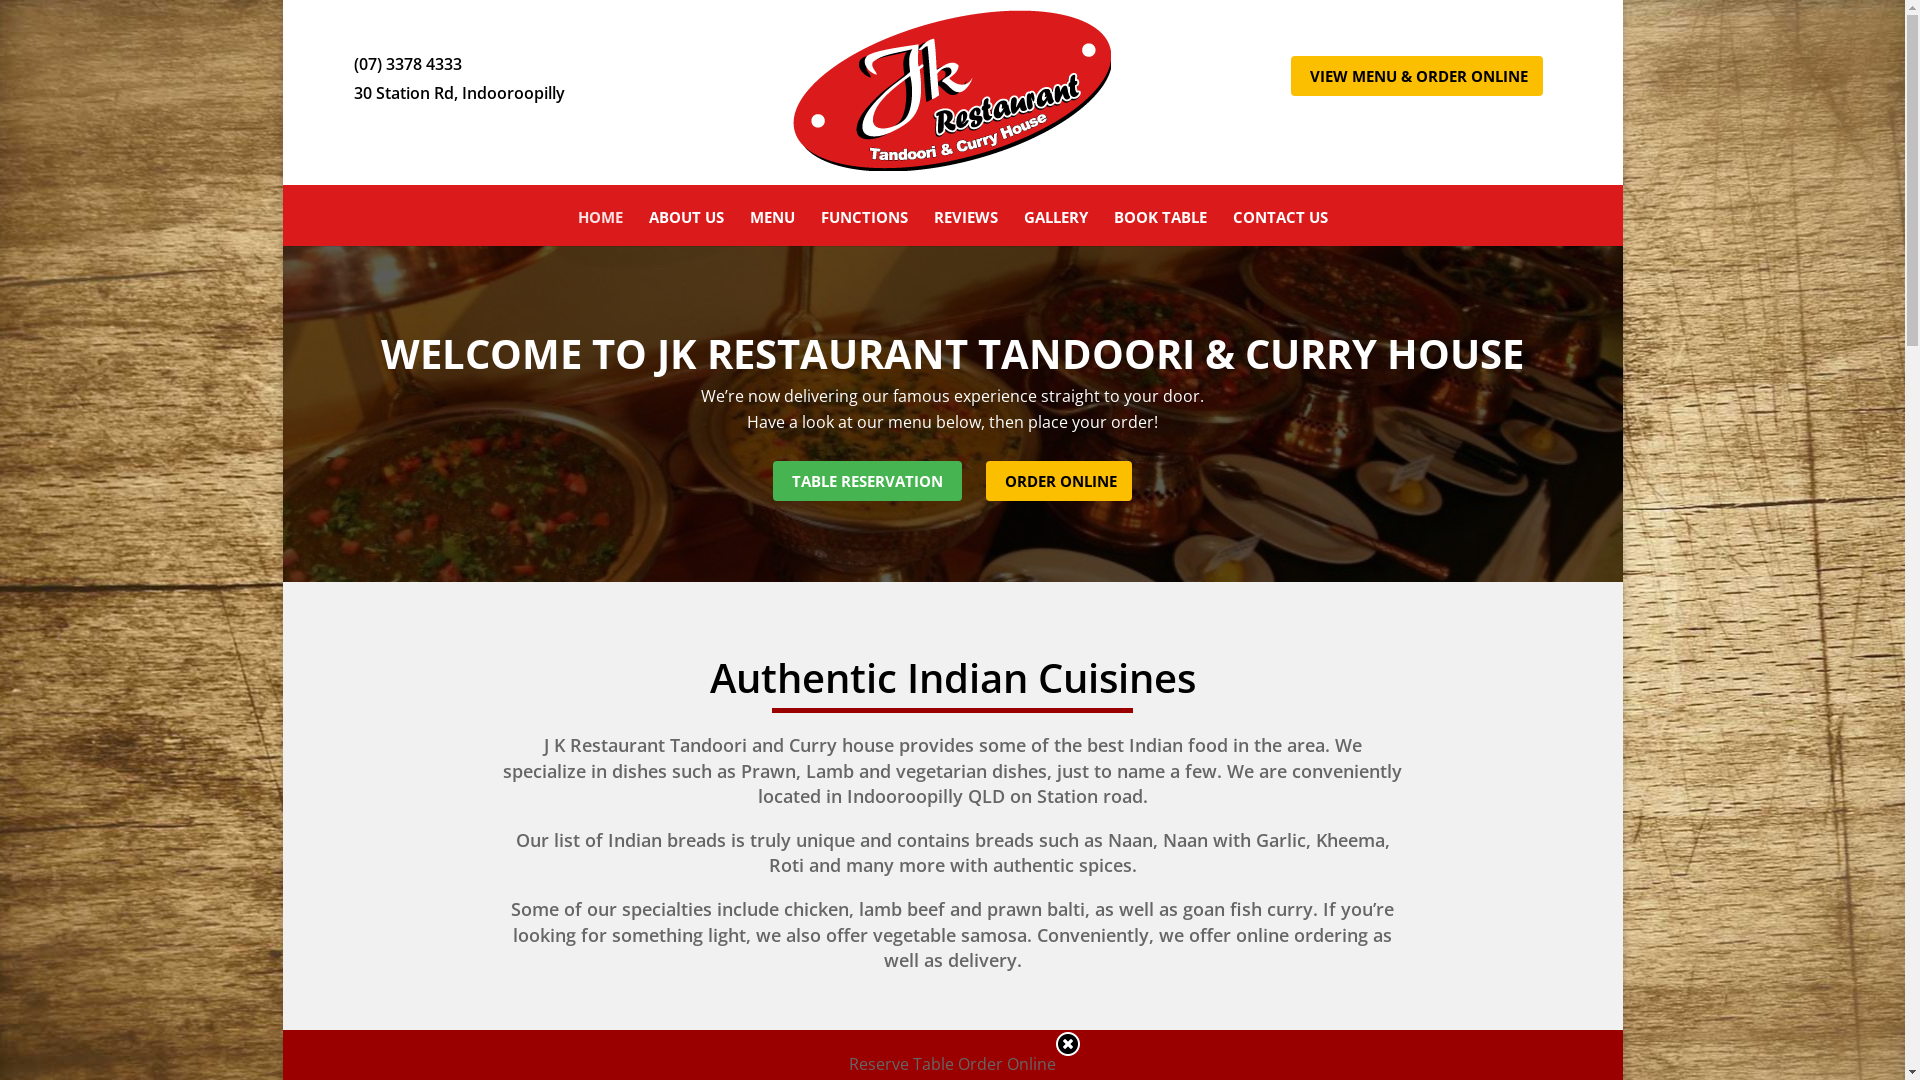 The width and height of the screenshot is (1920, 1080). Describe the element at coordinates (863, 226) in the screenshot. I see `'FUNCTIONS'` at that location.